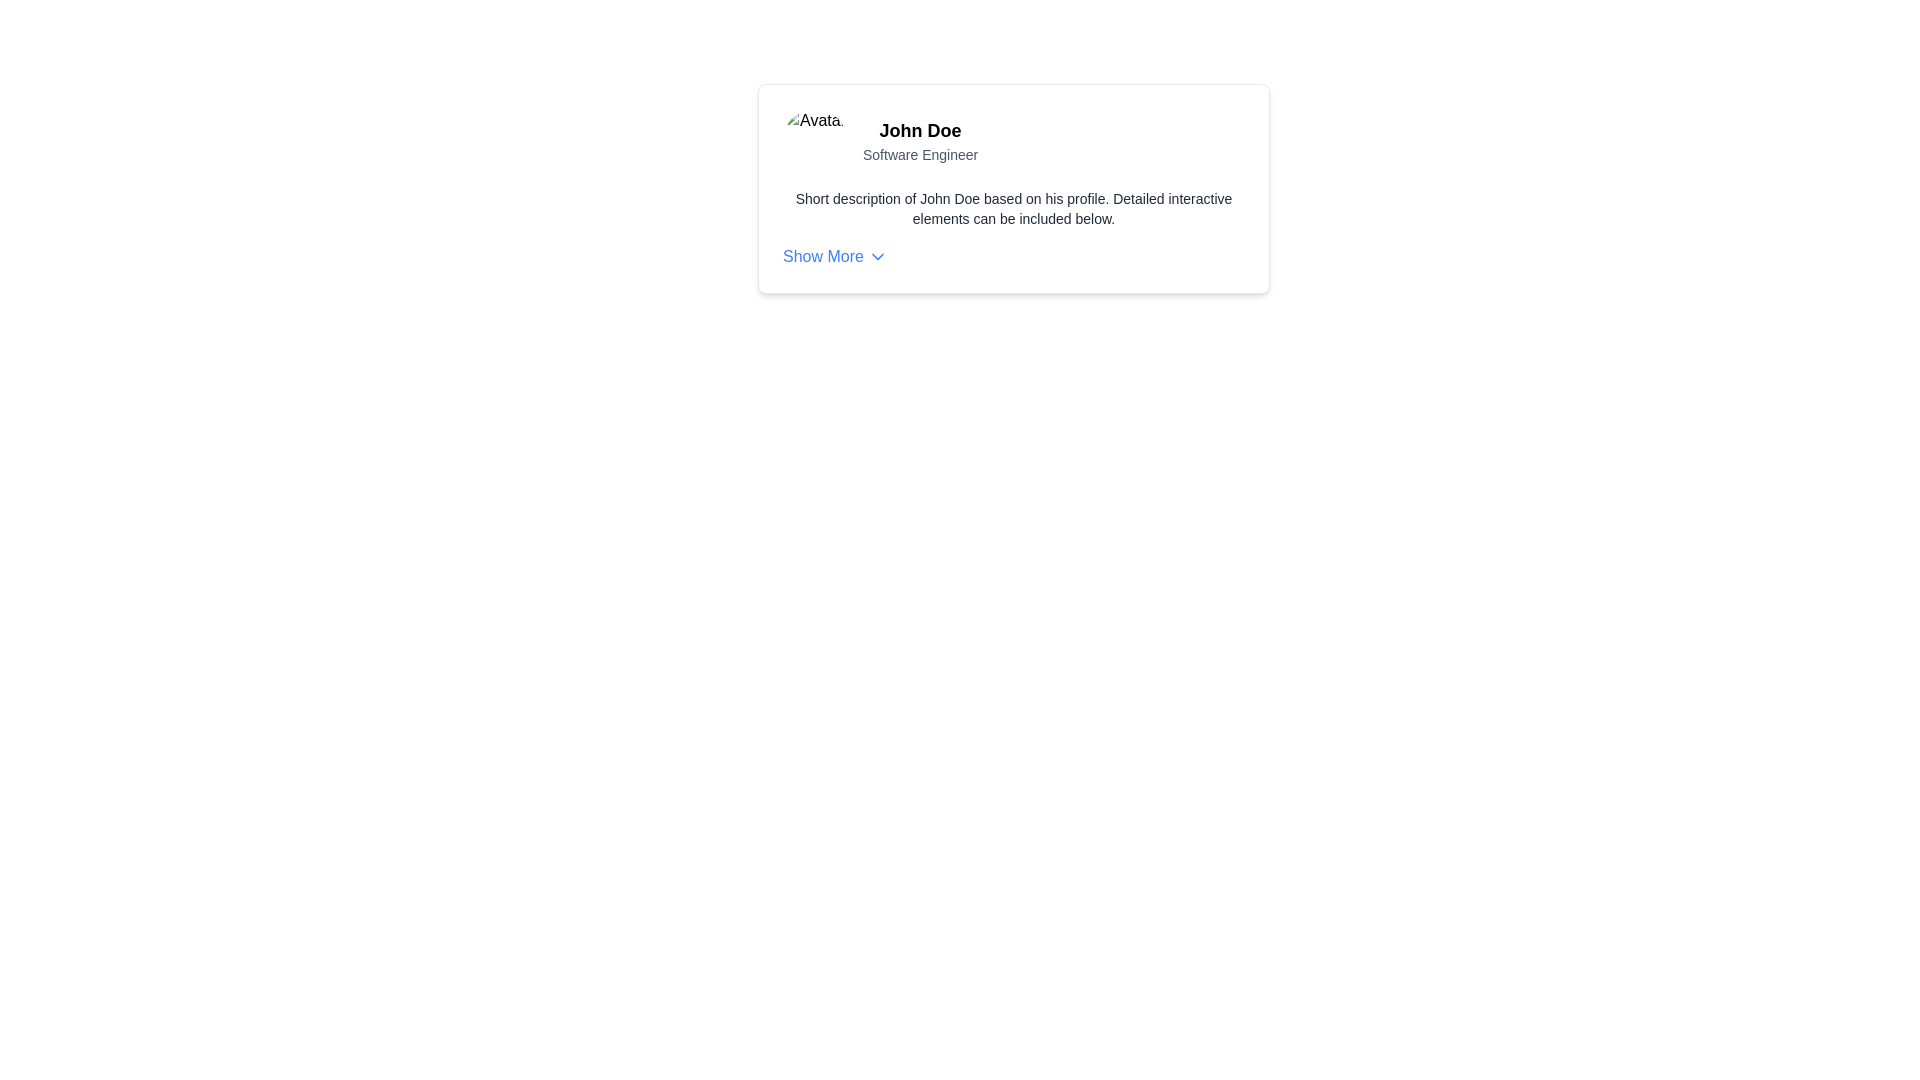  What do you see at coordinates (815, 140) in the screenshot?
I see `the circular avatar image placeholder` at bounding box center [815, 140].